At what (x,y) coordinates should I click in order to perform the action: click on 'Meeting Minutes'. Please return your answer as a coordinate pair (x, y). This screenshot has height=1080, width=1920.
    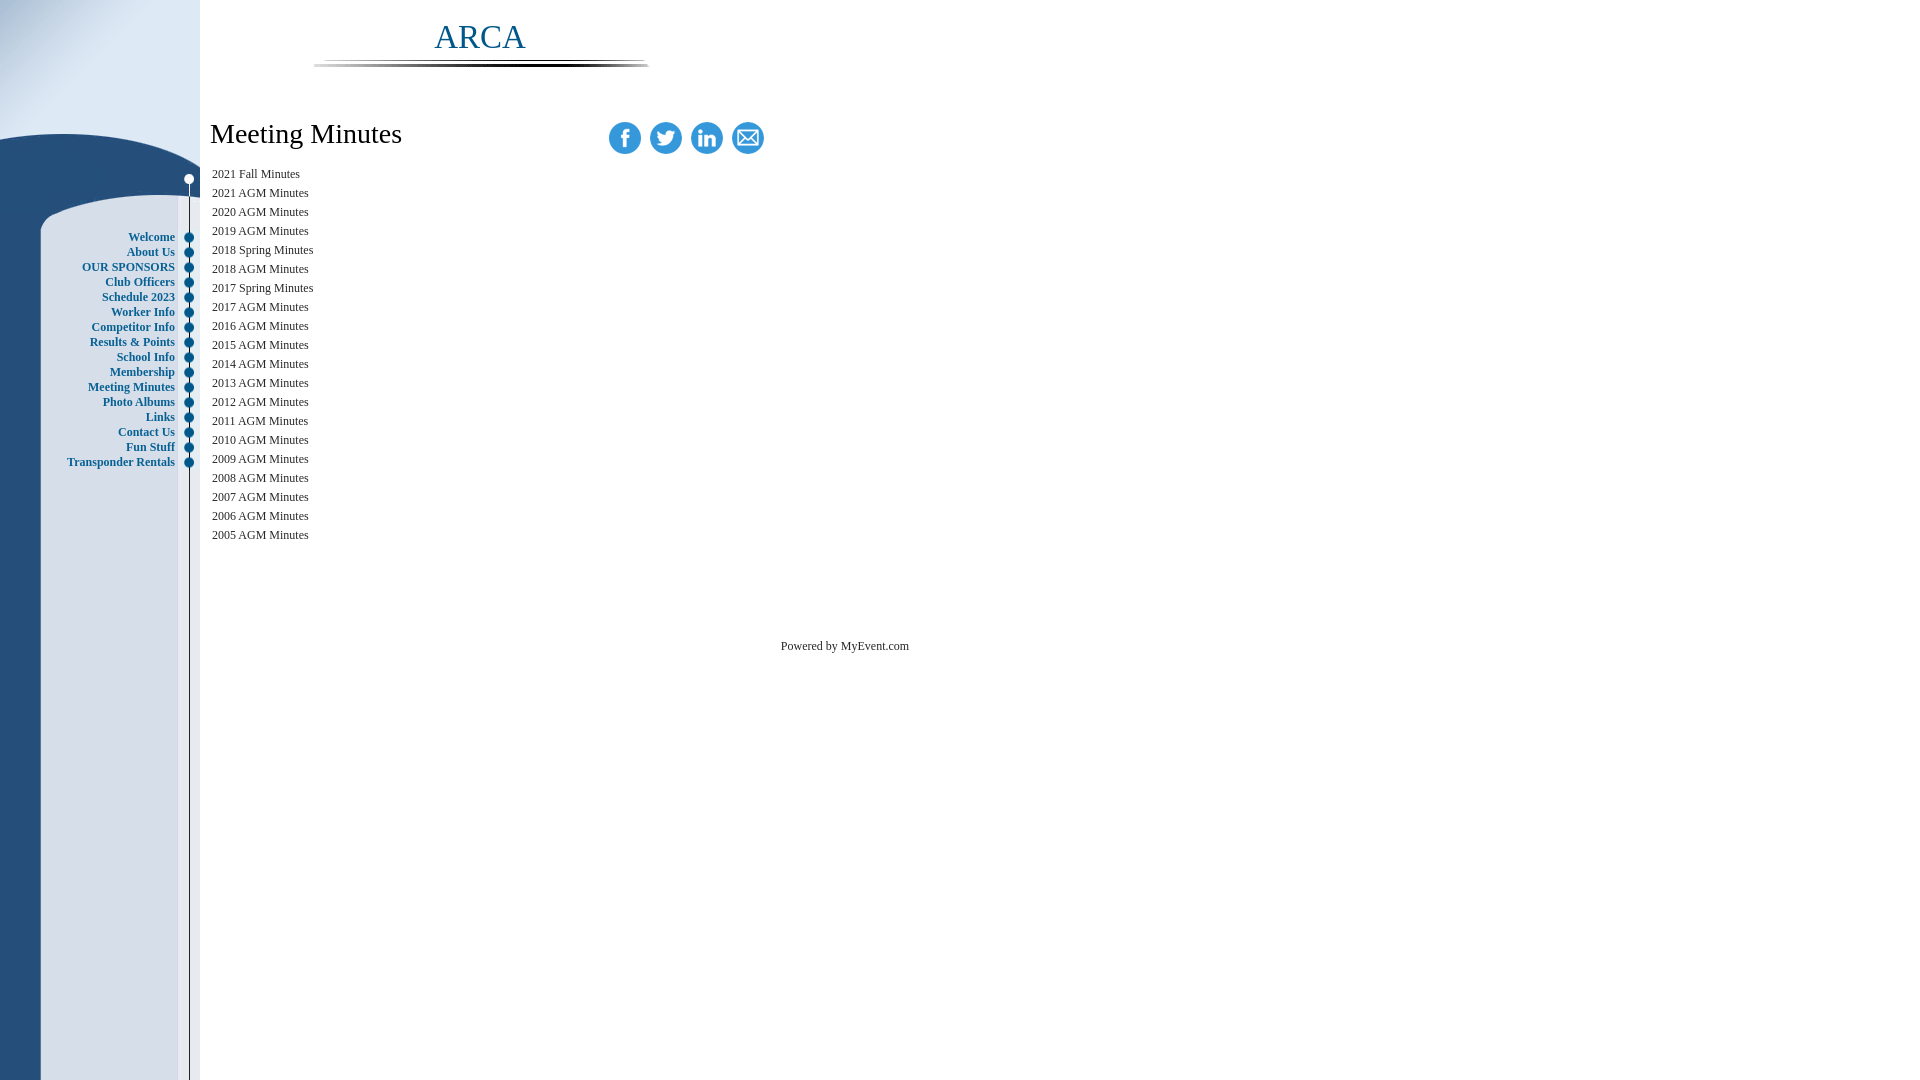
    Looking at the image, I should click on (104, 387).